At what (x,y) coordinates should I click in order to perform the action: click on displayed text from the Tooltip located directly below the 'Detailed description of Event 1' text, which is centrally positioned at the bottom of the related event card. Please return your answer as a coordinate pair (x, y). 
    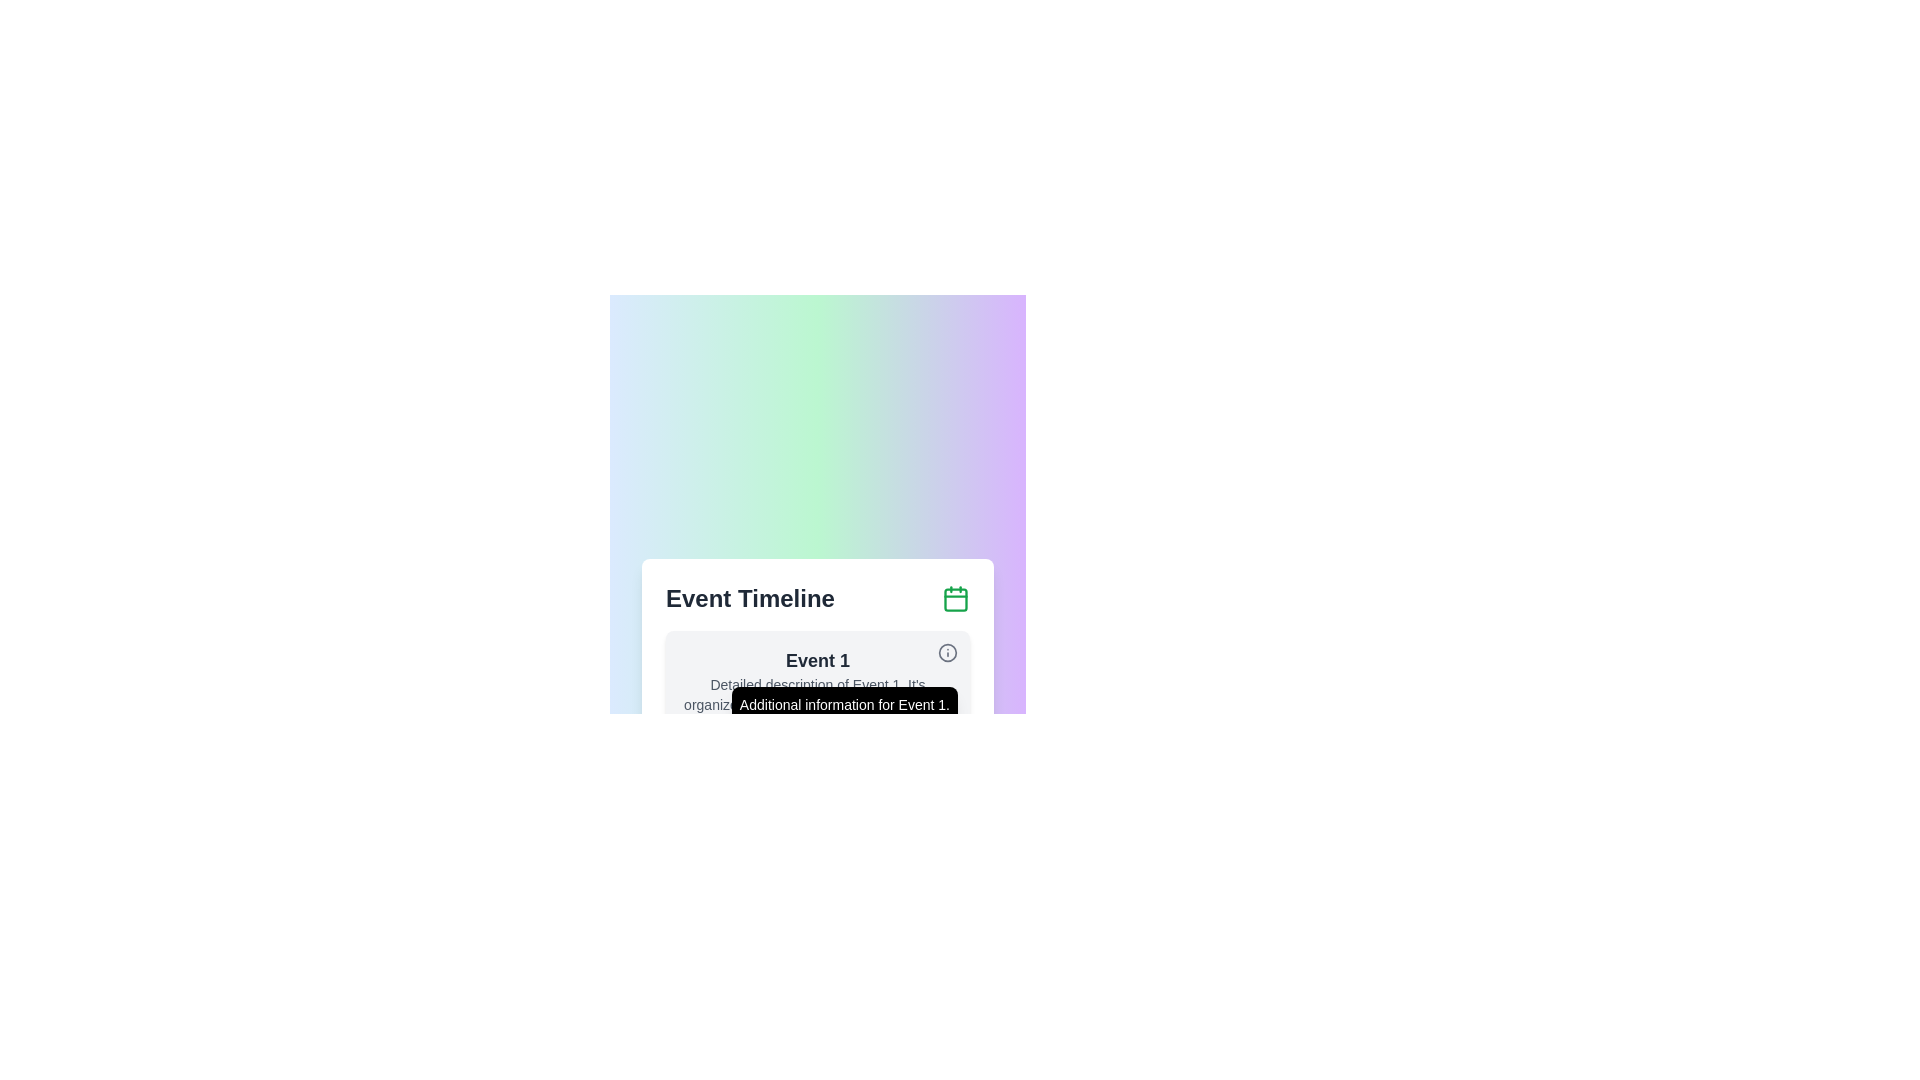
    Looking at the image, I should click on (817, 689).